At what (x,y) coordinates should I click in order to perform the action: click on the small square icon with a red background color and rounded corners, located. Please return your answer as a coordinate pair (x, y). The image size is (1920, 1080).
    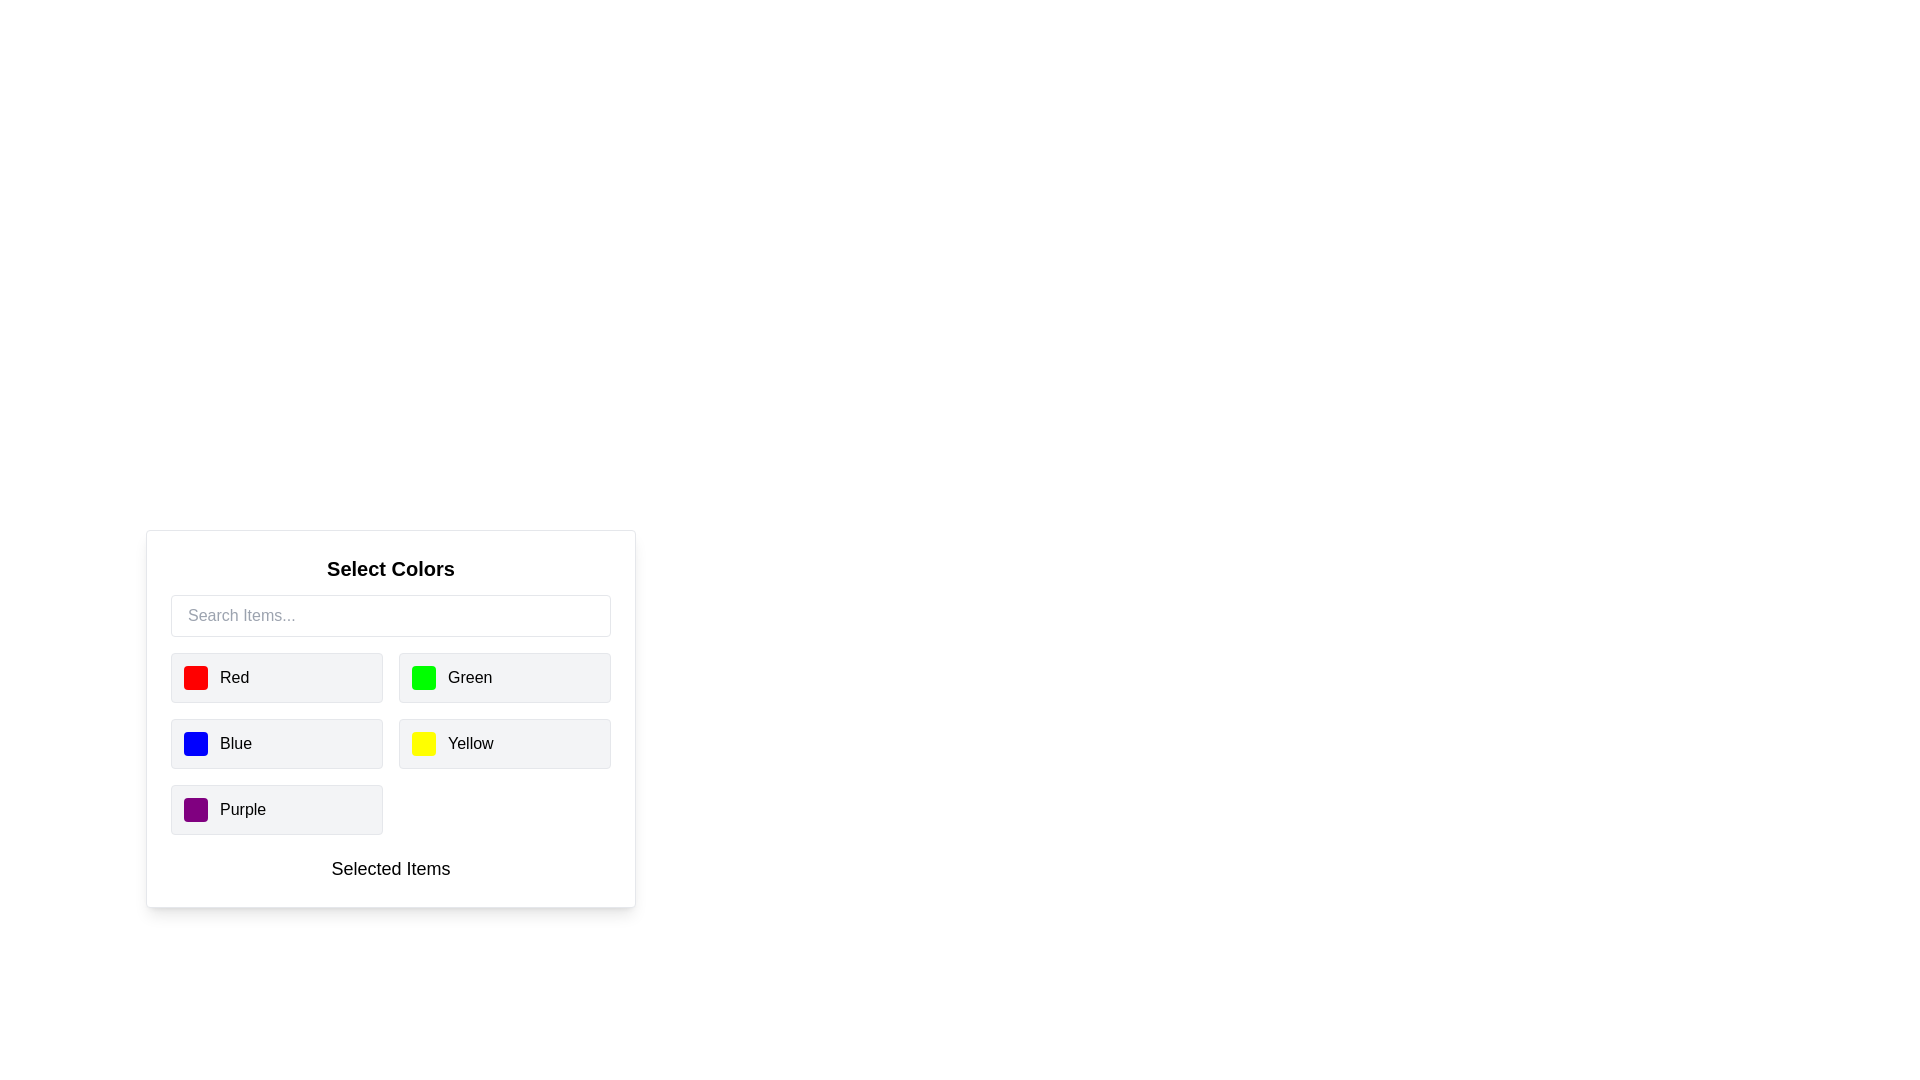
    Looking at the image, I should click on (196, 677).